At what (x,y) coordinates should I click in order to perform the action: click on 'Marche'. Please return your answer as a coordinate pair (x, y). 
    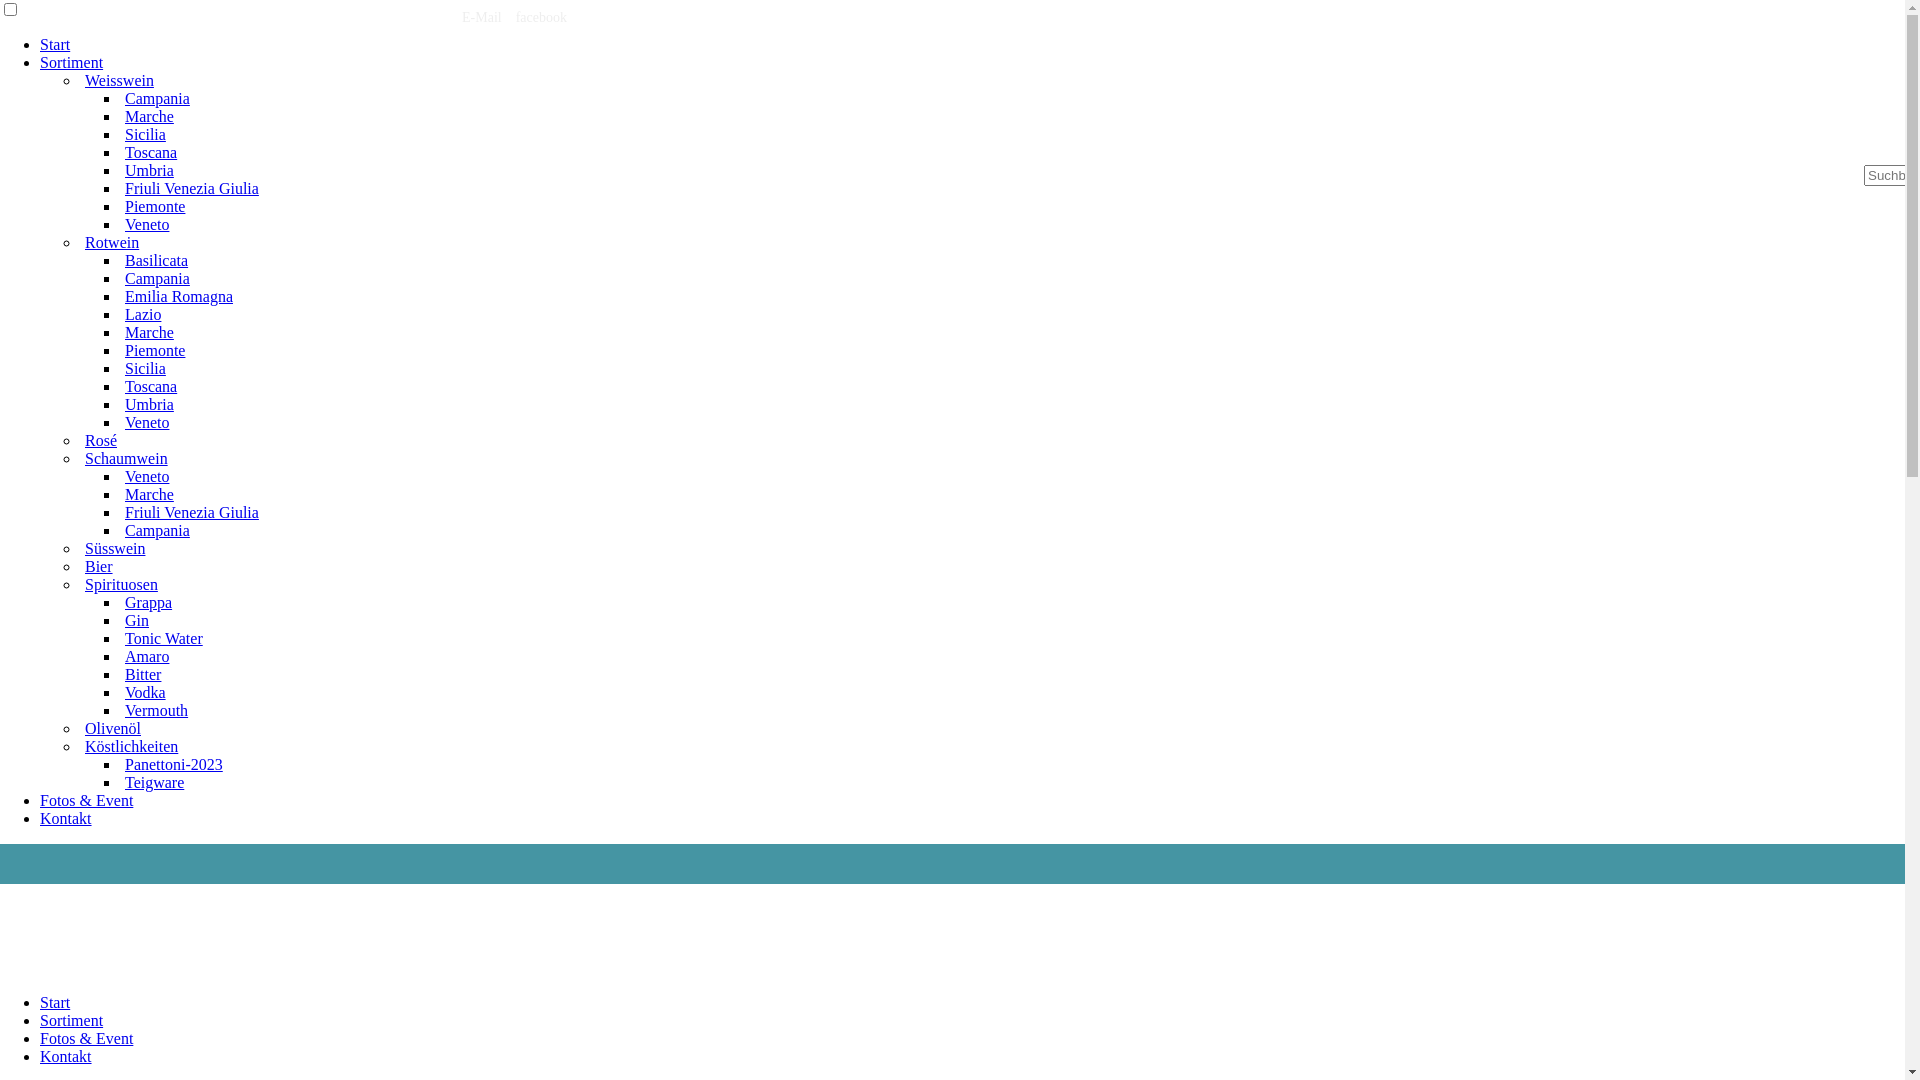
    Looking at the image, I should click on (148, 494).